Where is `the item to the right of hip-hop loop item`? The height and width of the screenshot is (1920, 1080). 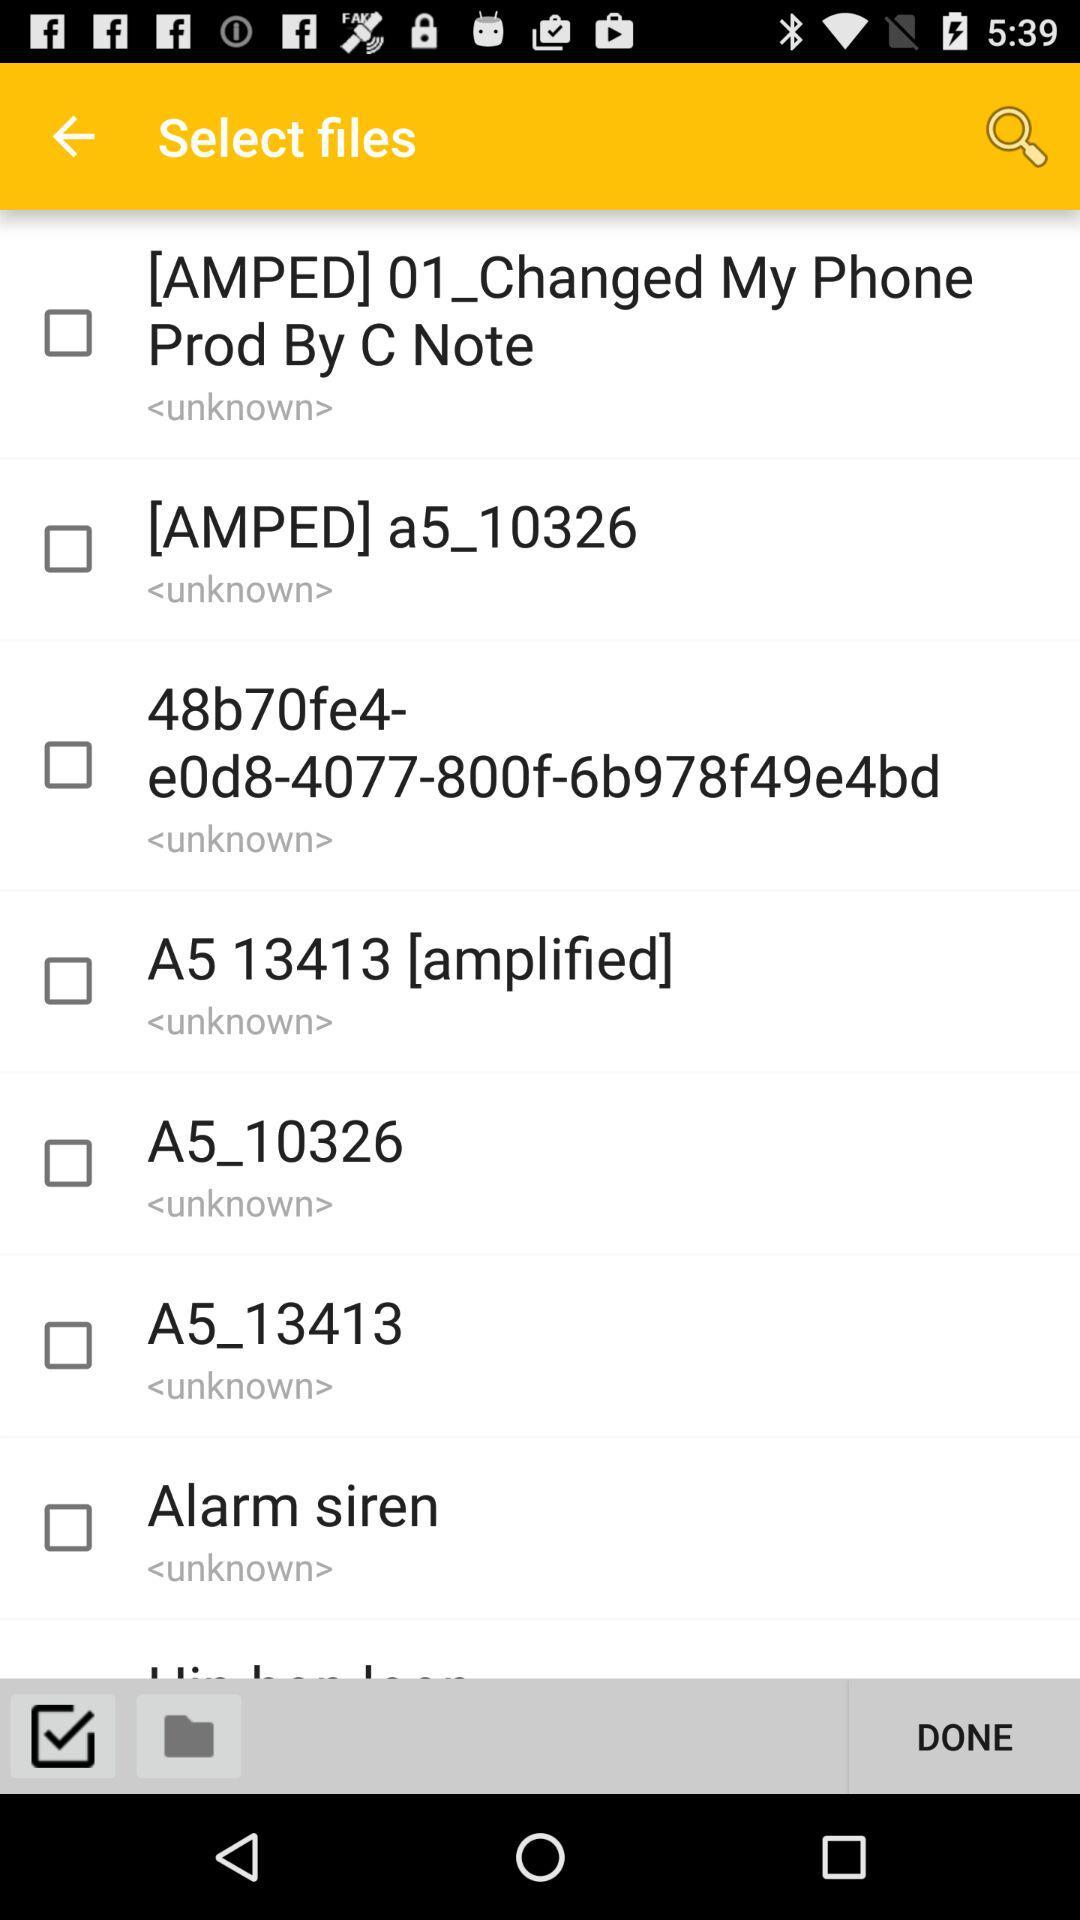
the item to the right of hip-hop loop item is located at coordinates (963, 1735).